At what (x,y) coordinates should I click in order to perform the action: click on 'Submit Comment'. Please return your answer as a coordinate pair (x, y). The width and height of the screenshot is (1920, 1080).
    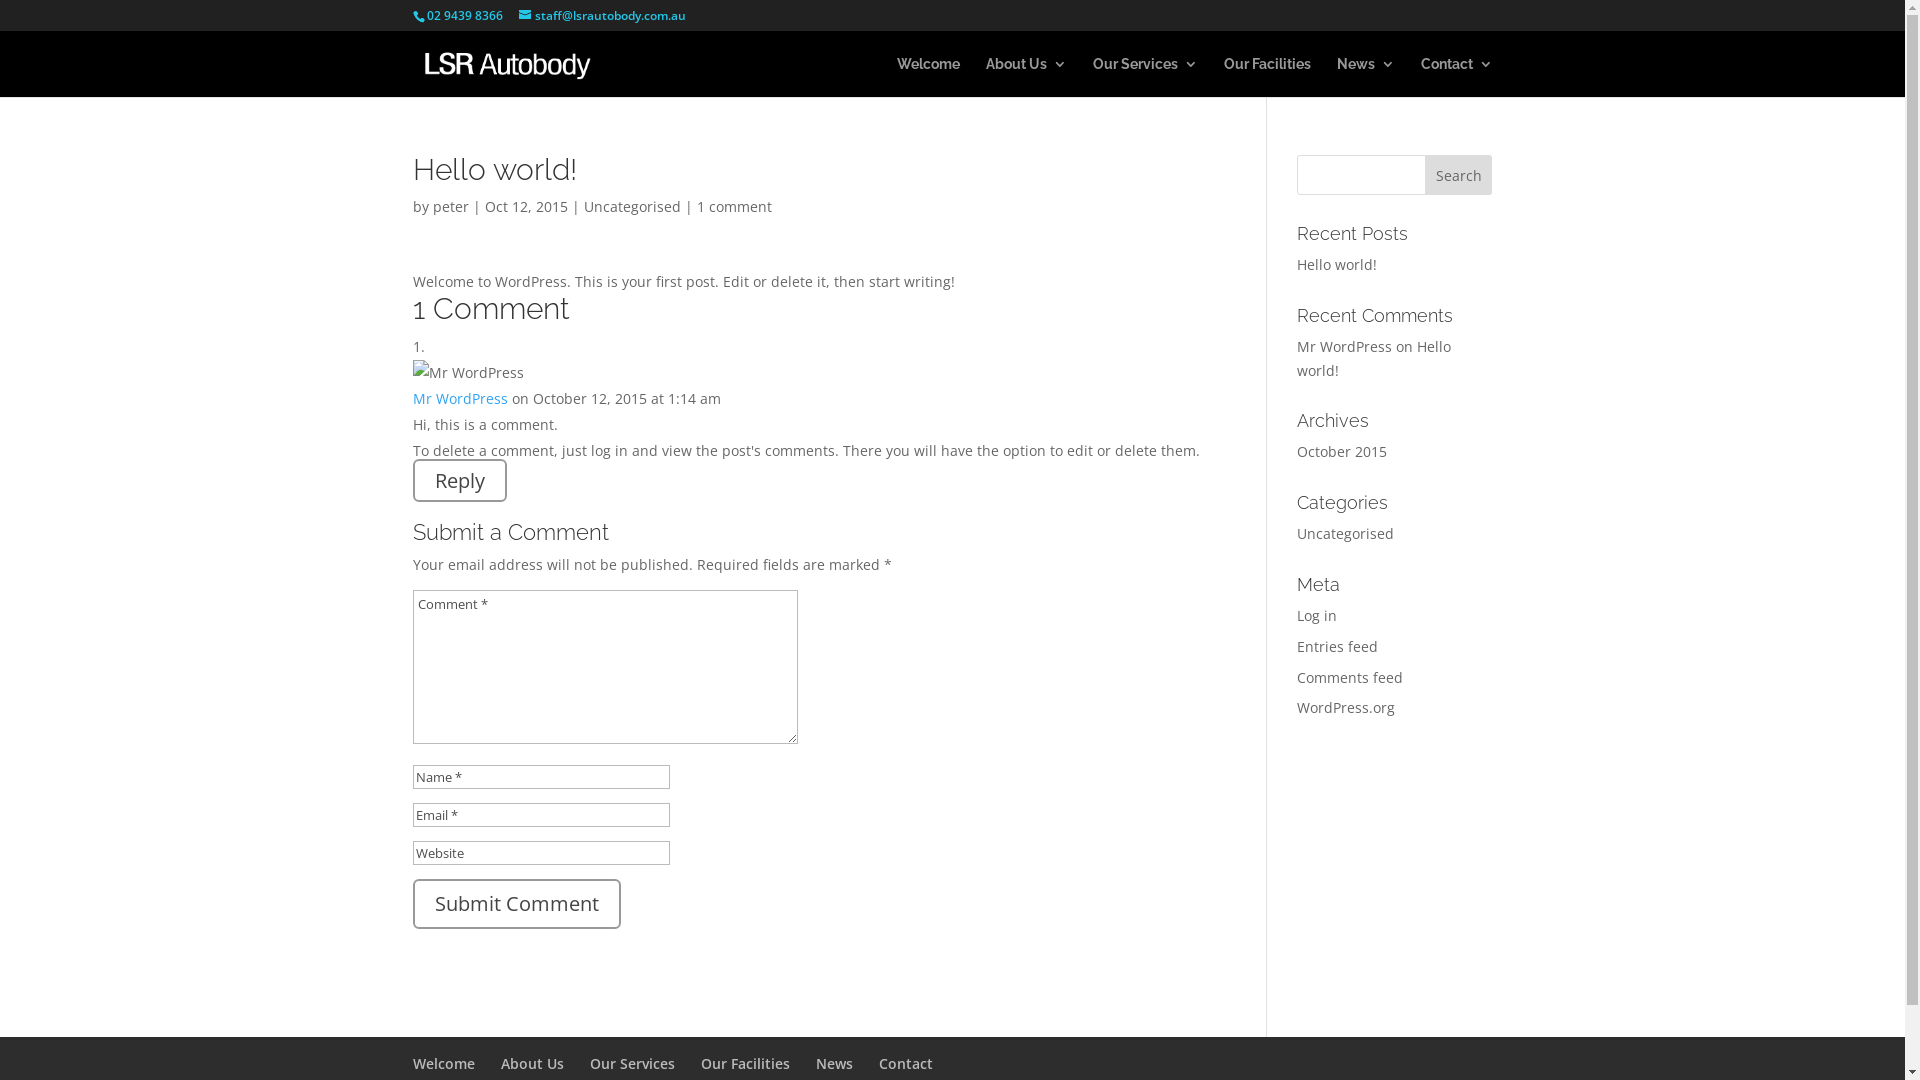
    Looking at the image, I should click on (515, 903).